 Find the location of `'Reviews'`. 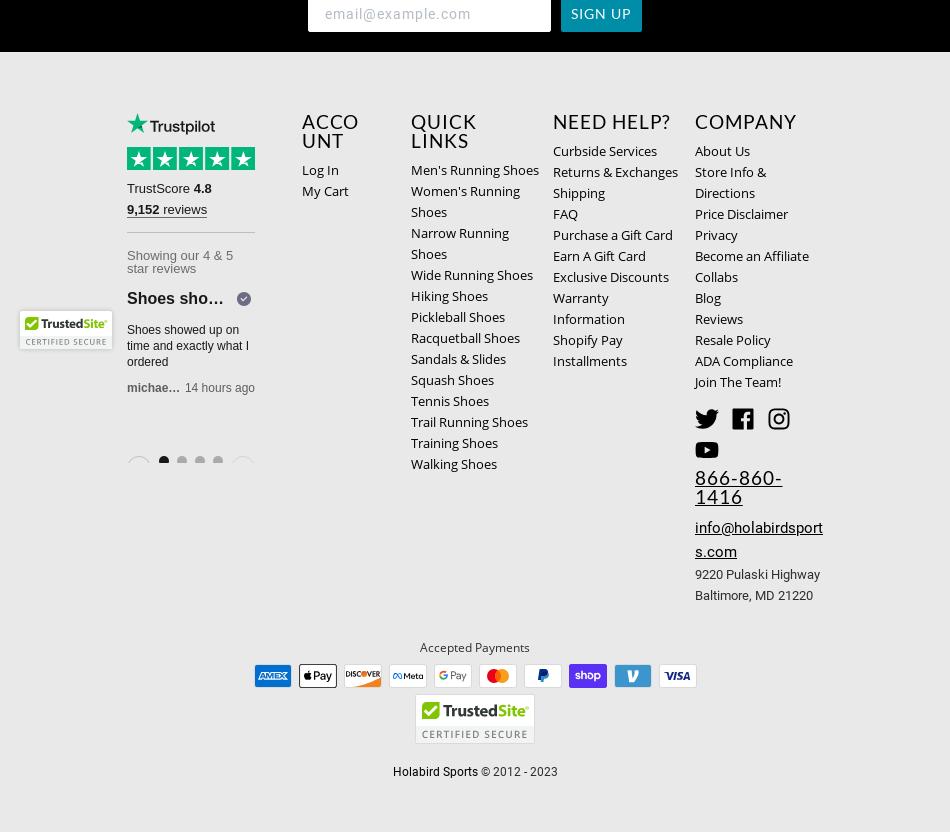

'Reviews' is located at coordinates (717, 318).